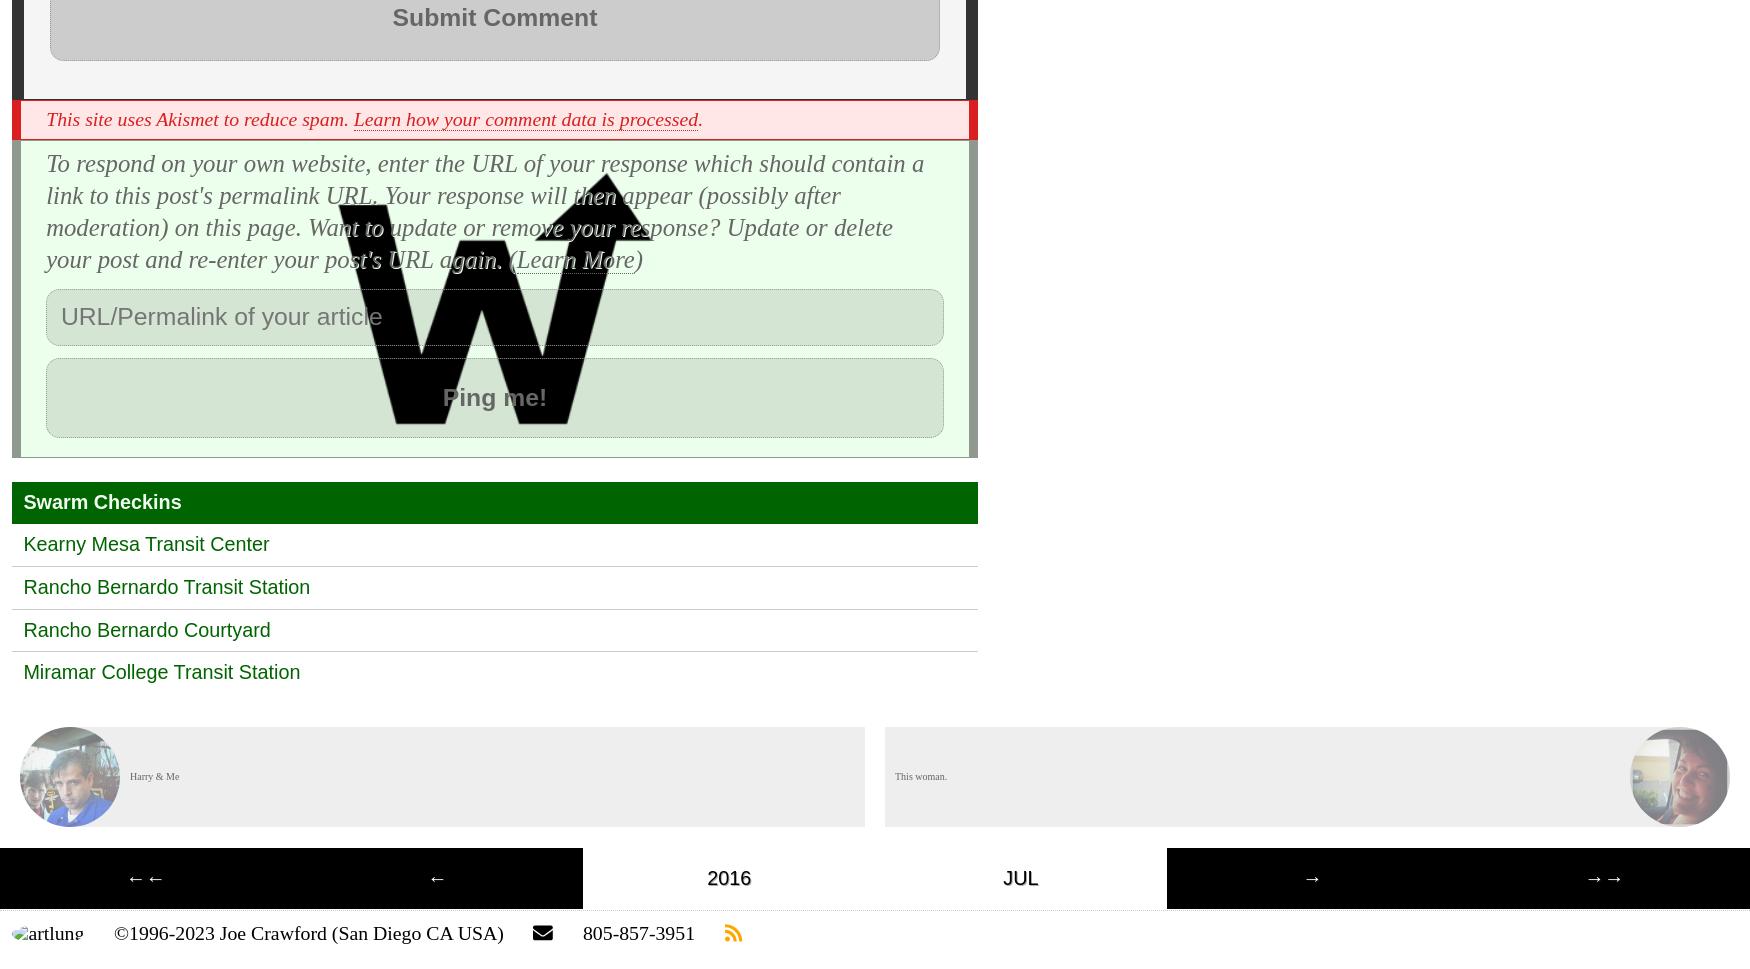  What do you see at coordinates (160, 671) in the screenshot?
I see `'Miramar College Transit Station'` at bounding box center [160, 671].